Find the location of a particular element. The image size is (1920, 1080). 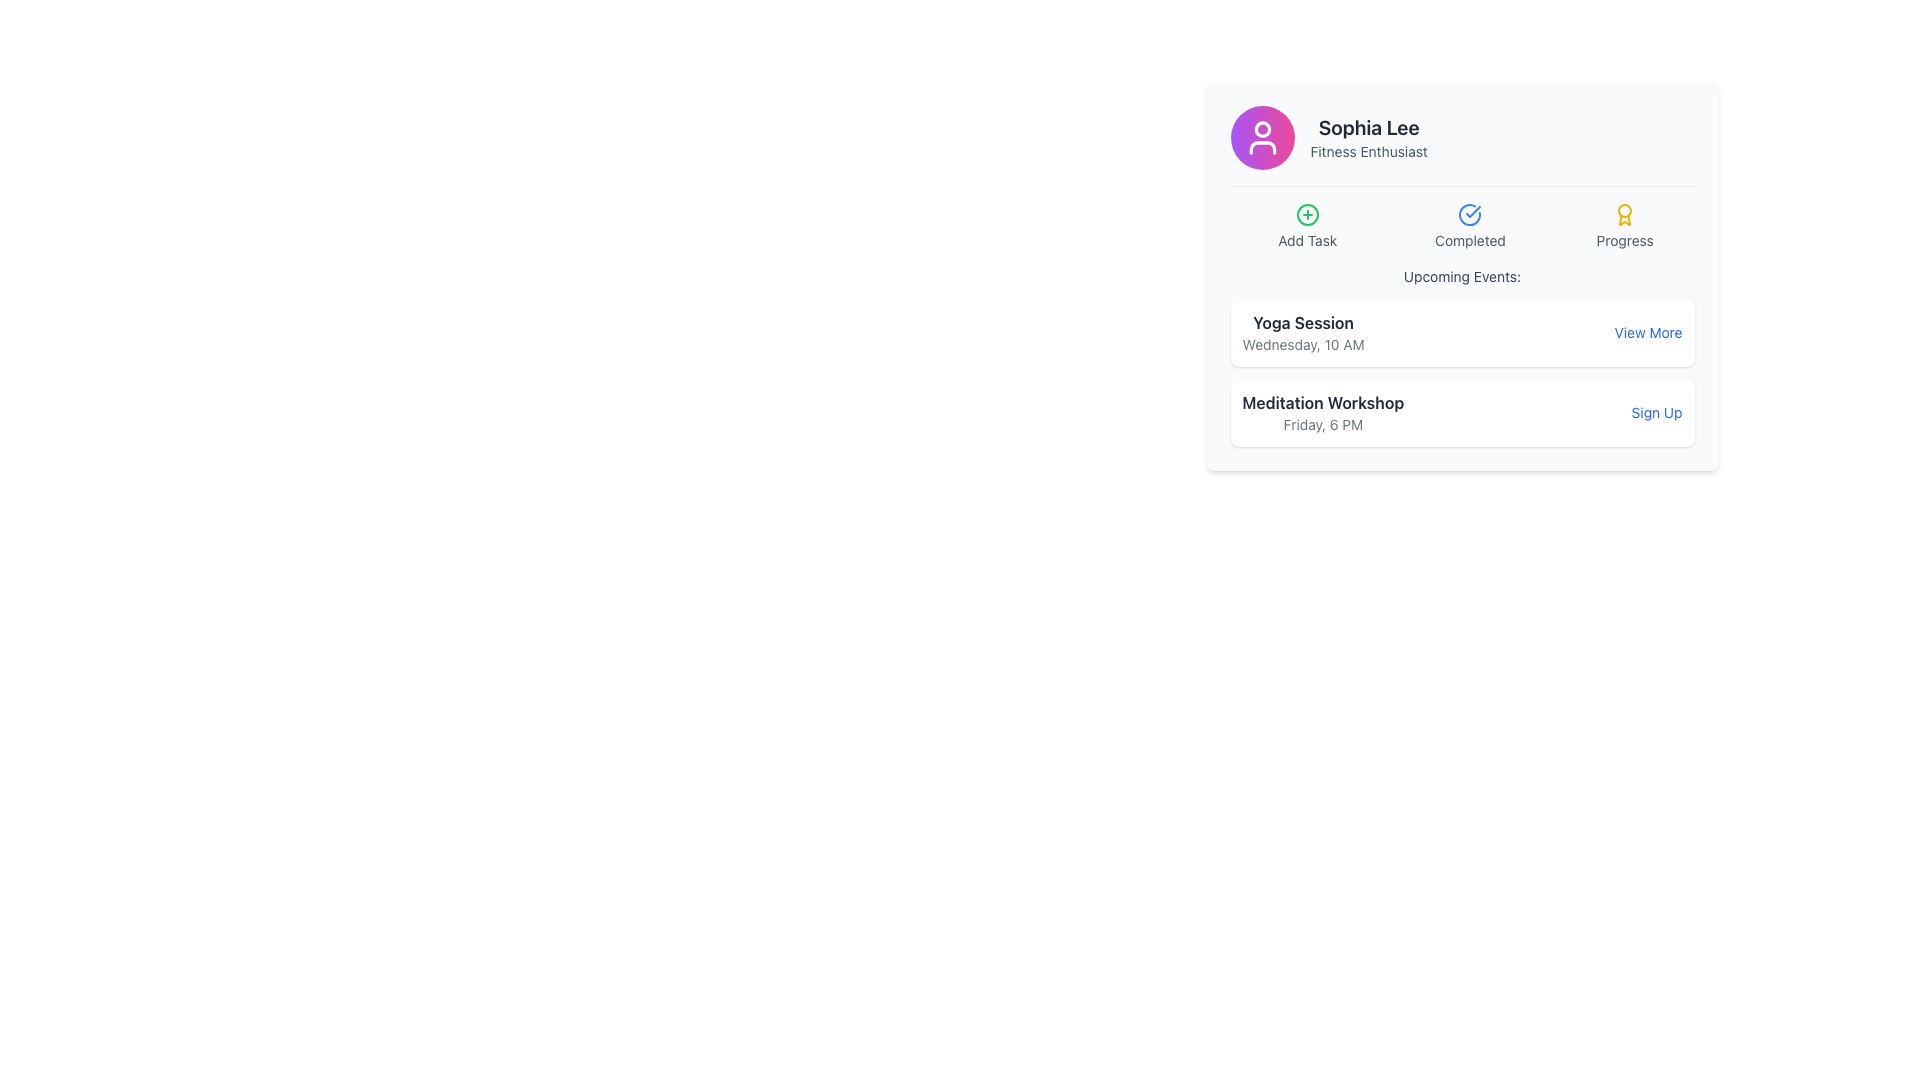

the Graphic Icon (SVG) that visually represents completion or confirmation, located centrally within the section titled 'Completed.' is located at coordinates (1470, 215).